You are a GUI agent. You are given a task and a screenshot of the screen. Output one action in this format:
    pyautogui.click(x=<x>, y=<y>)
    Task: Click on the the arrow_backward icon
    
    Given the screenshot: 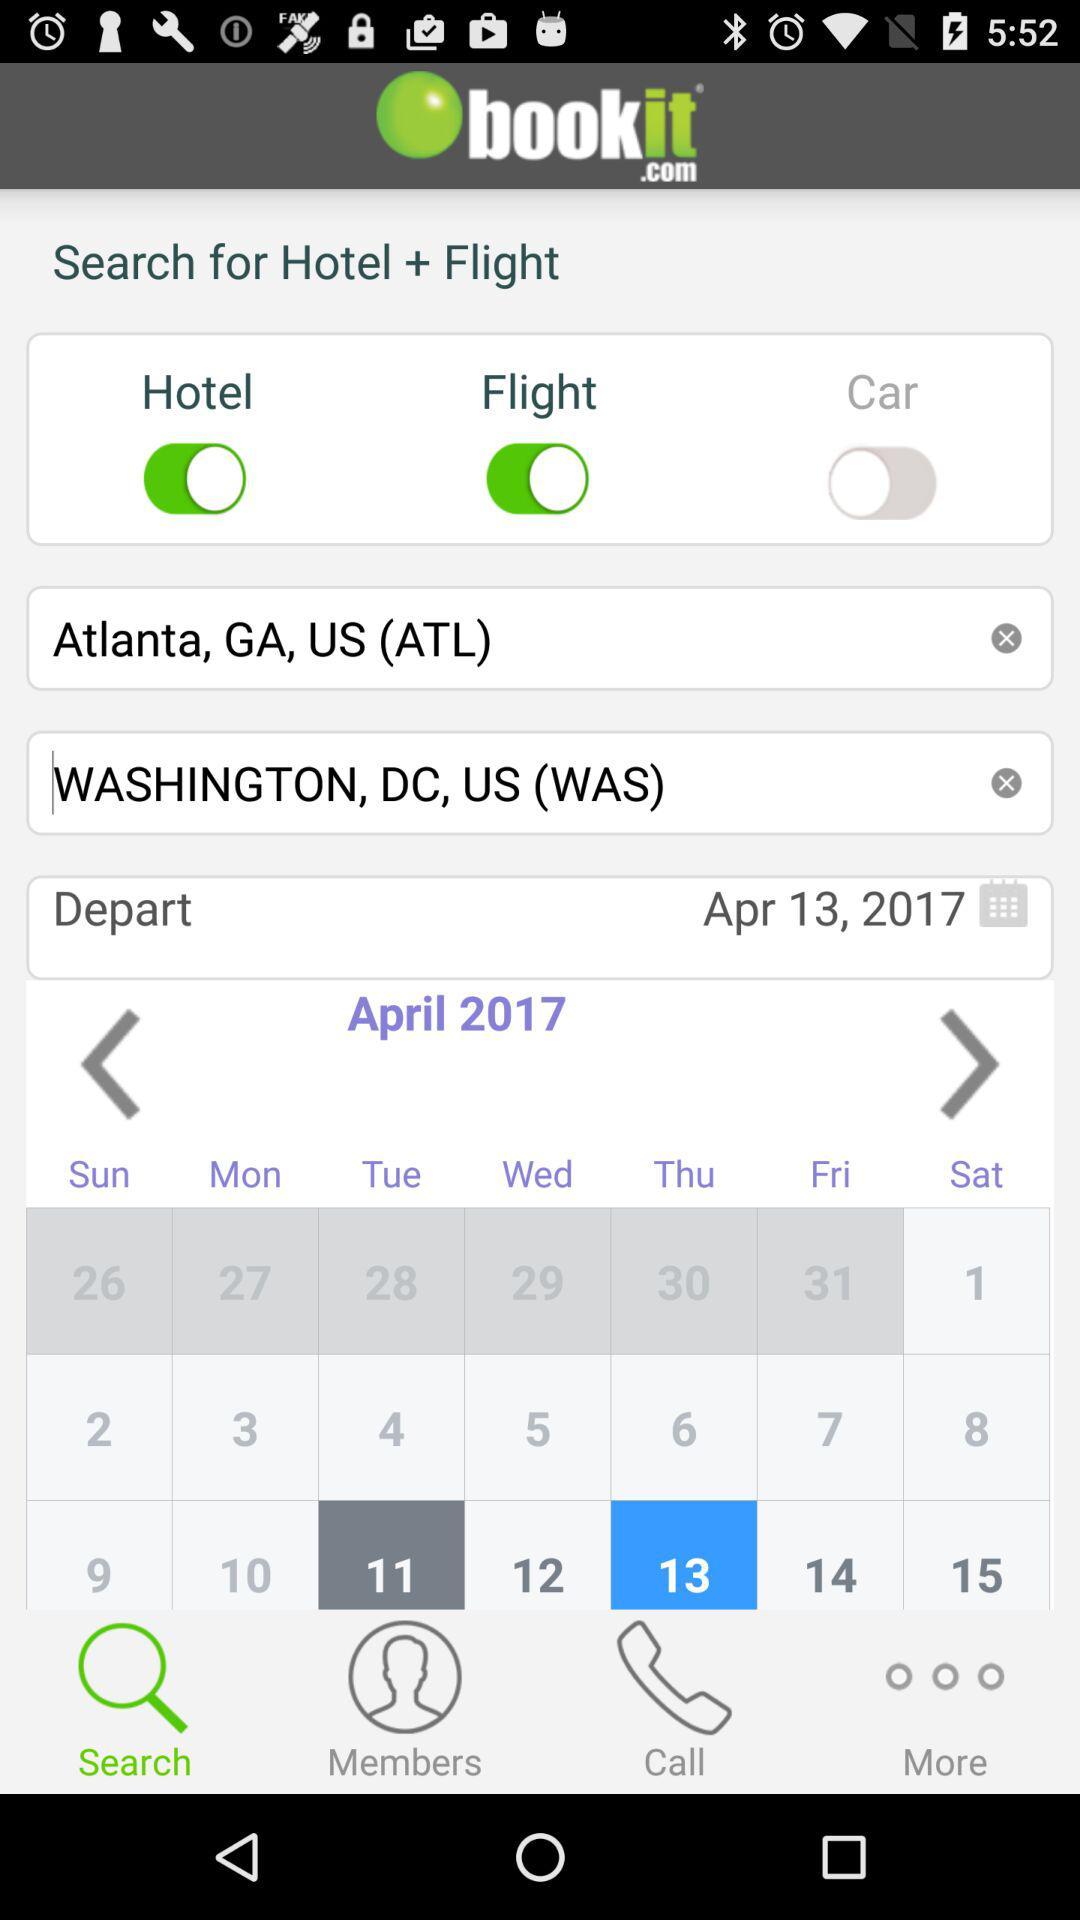 What is the action you would take?
    pyautogui.click(x=110, y=1138)
    